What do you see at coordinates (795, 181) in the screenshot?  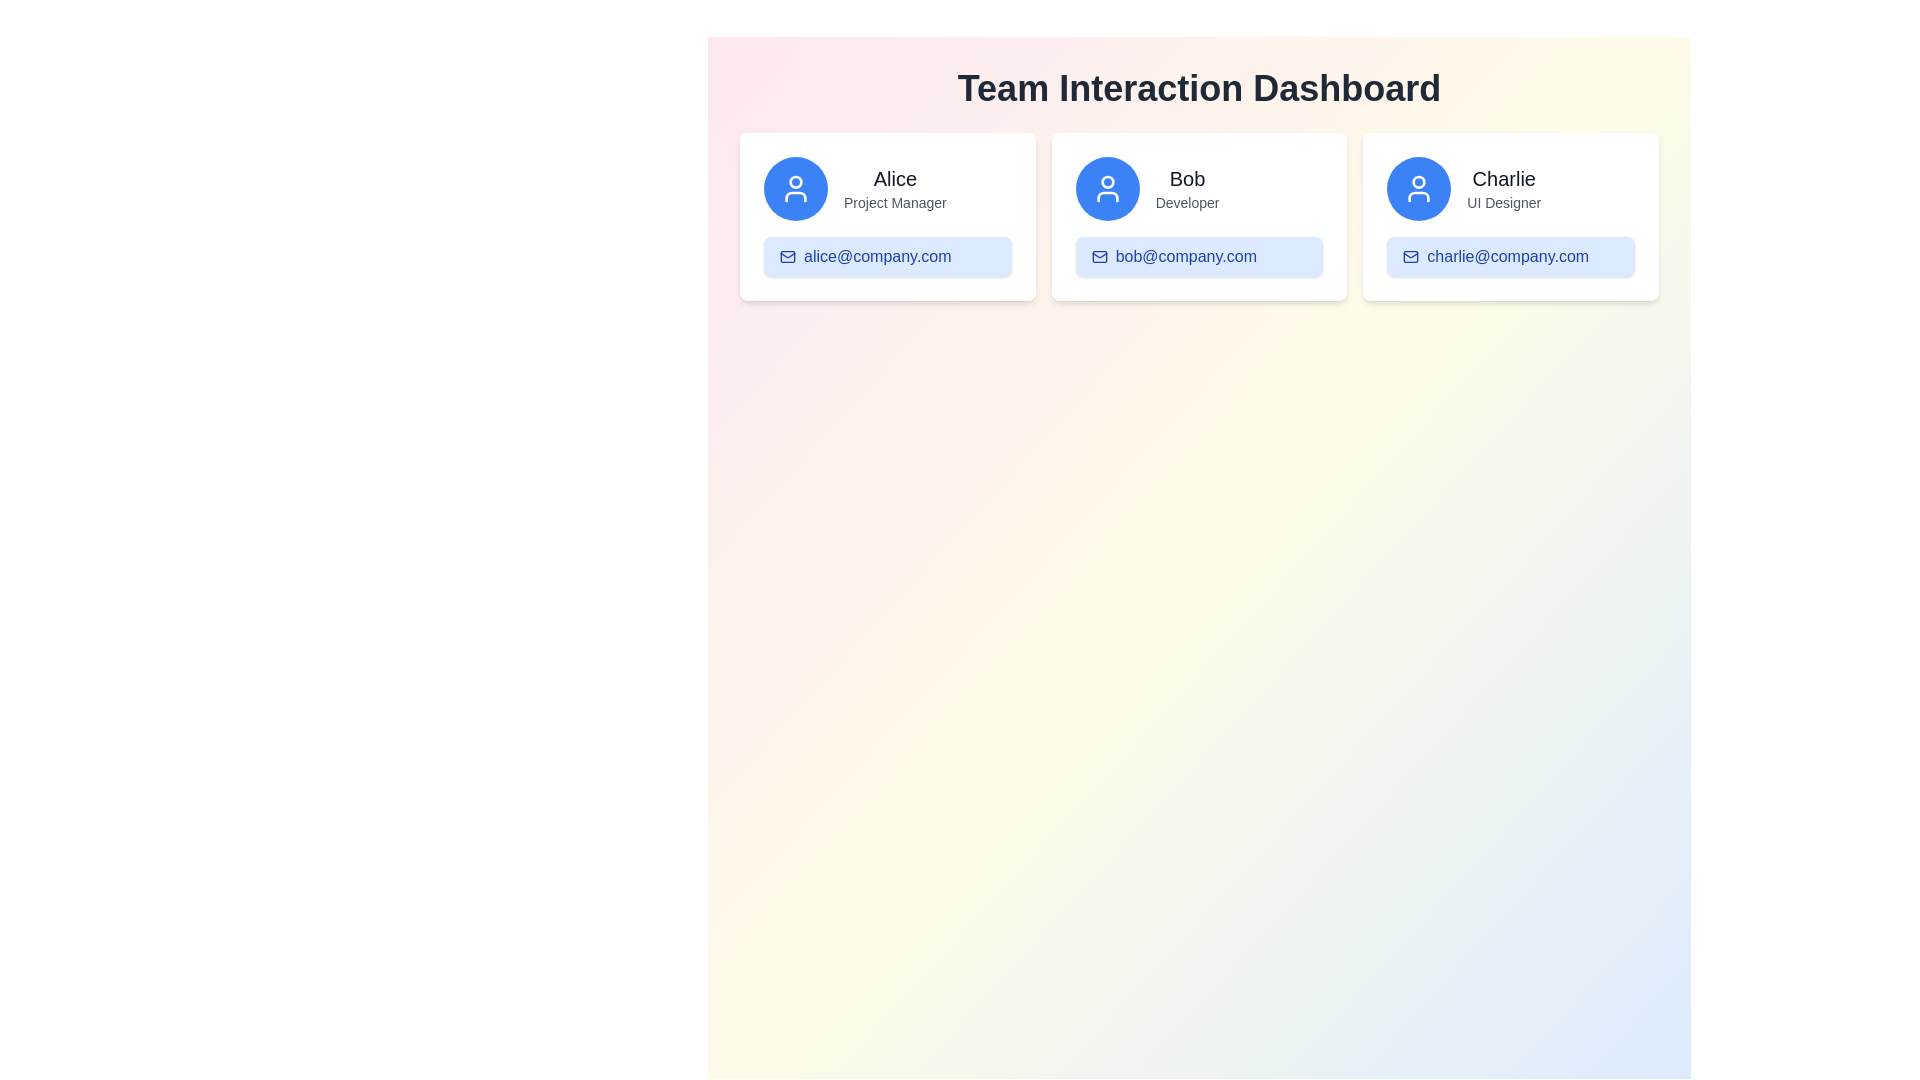 I see `the small circular shape within the user profile icon representing 'Alice' in the Team Interaction Dashboard` at bounding box center [795, 181].